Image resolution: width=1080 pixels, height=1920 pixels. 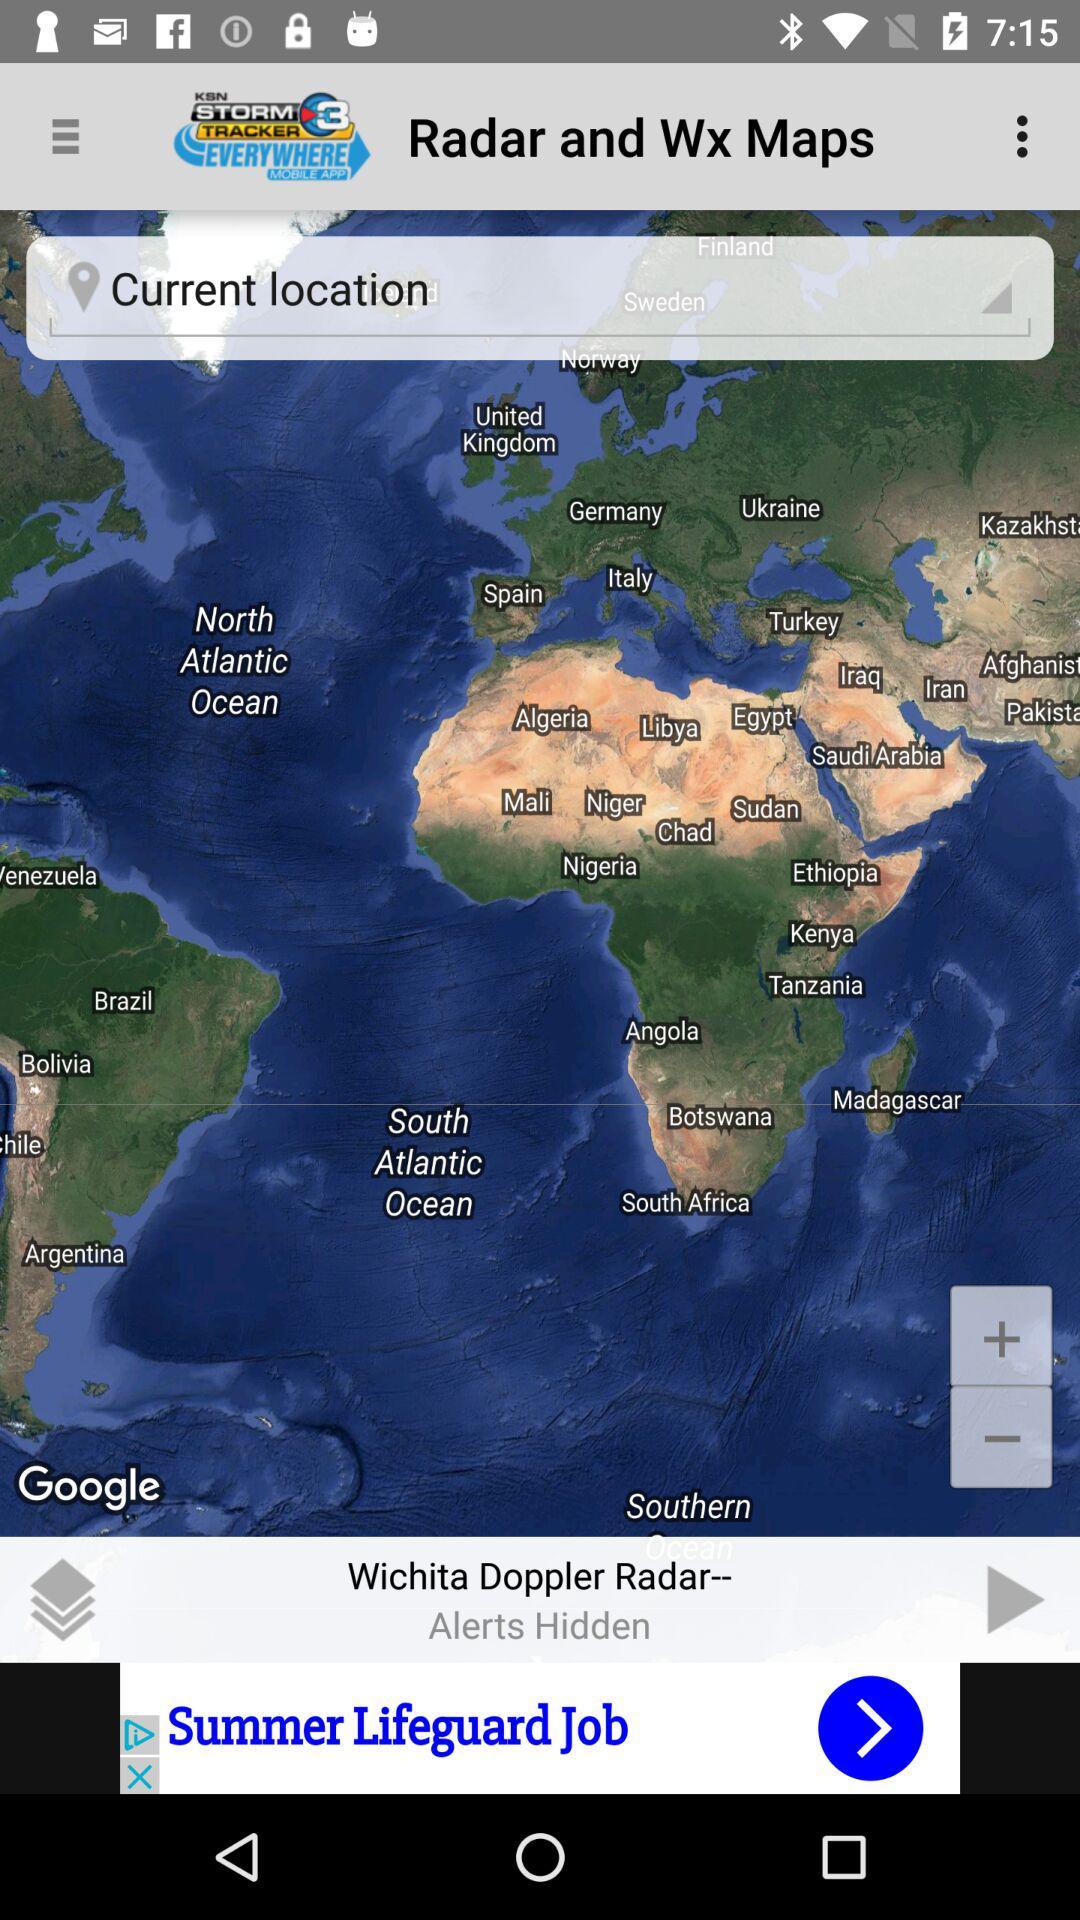 I want to click on advertisement portion, so click(x=540, y=1727).